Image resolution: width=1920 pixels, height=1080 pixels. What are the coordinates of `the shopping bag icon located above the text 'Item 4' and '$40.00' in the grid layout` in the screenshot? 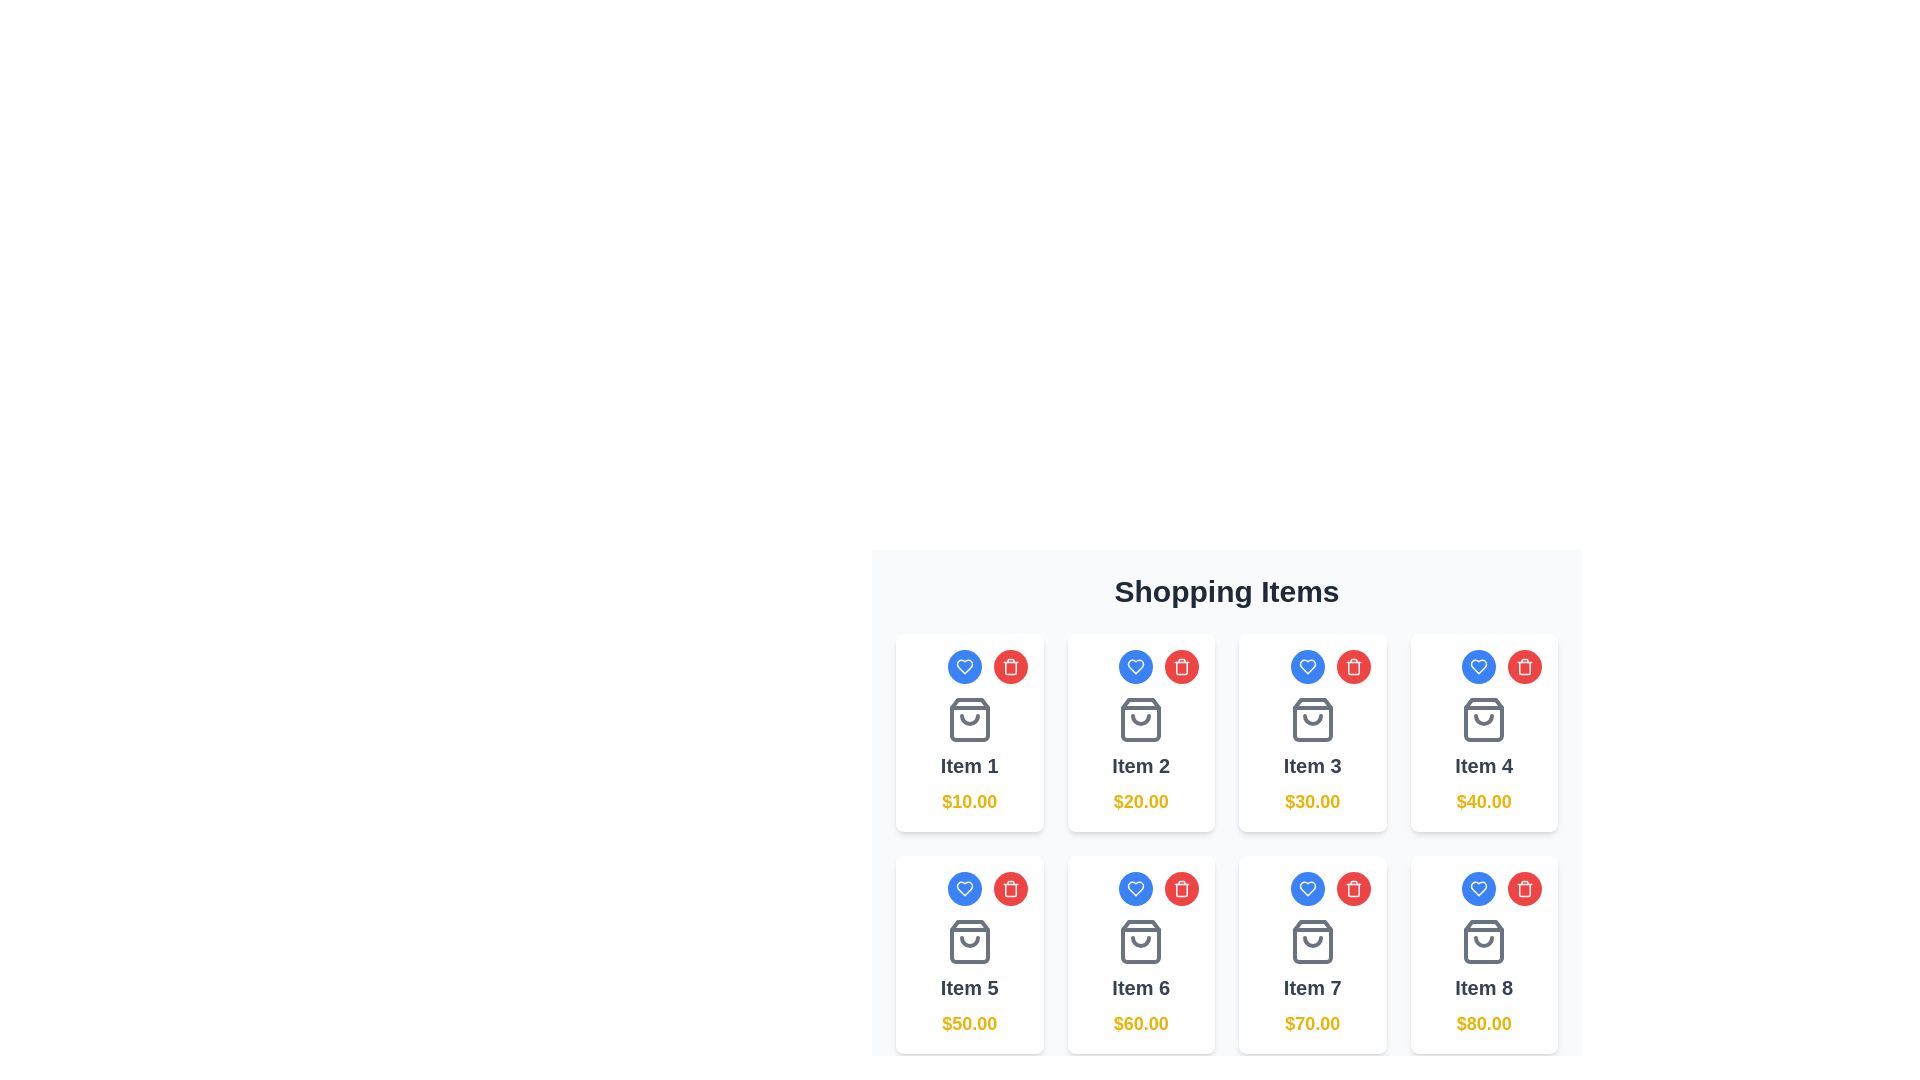 It's located at (1484, 720).